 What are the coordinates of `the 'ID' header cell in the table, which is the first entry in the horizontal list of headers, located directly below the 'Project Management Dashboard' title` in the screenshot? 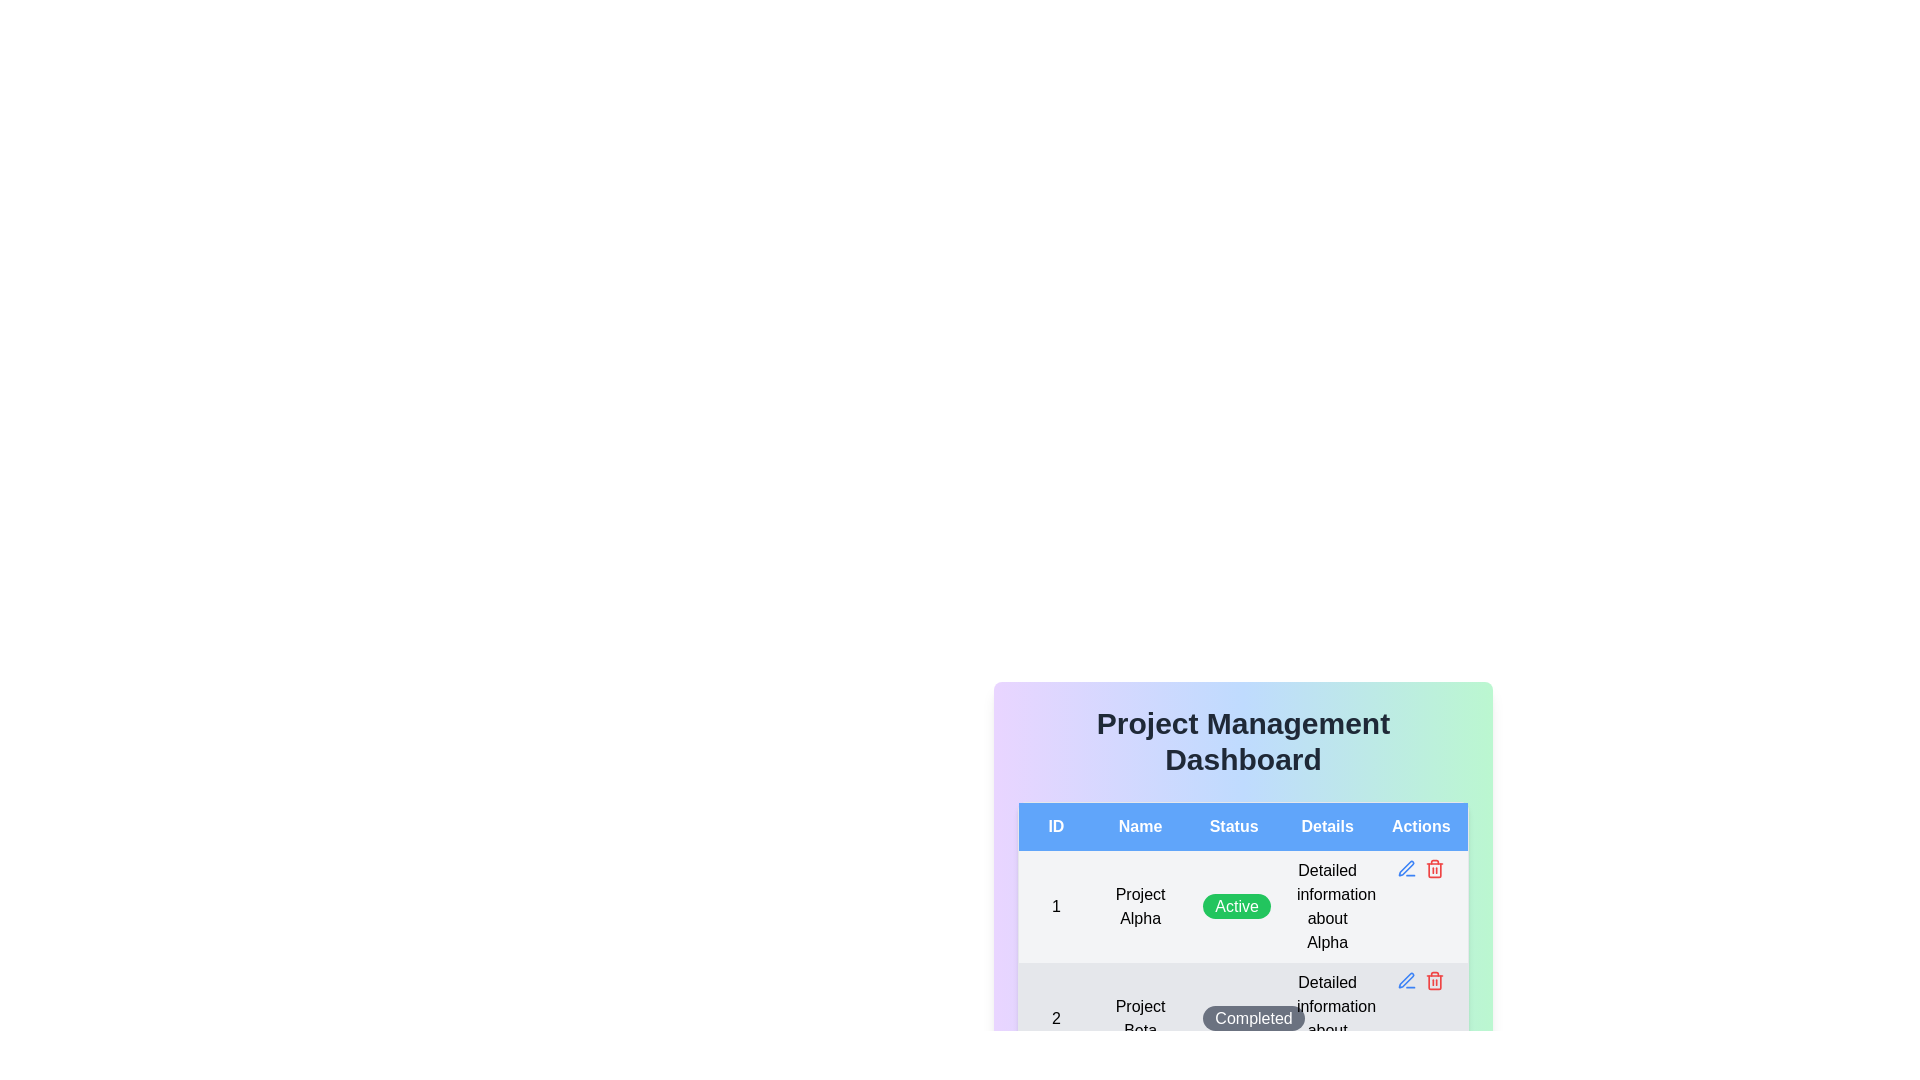 It's located at (1055, 826).